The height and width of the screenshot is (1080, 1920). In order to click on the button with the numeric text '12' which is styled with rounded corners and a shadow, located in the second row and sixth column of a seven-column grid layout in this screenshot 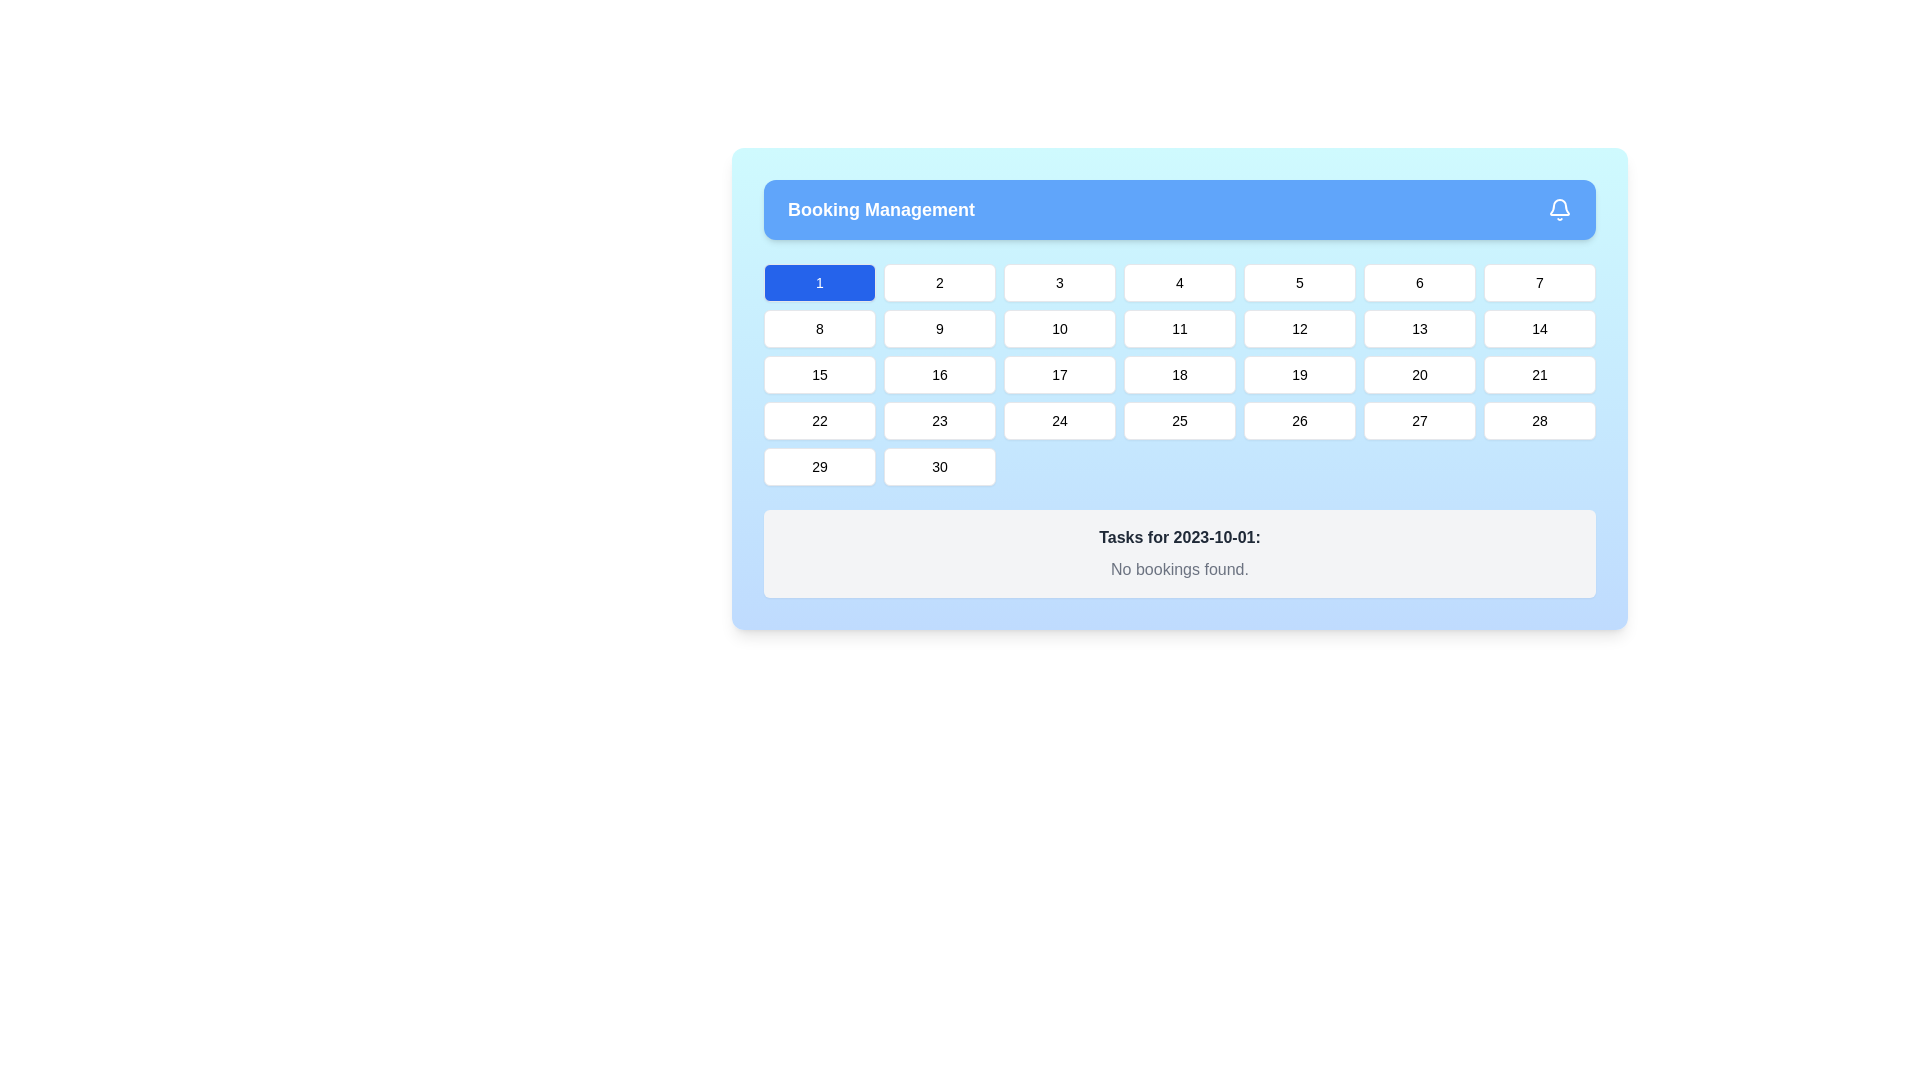, I will do `click(1300, 327)`.